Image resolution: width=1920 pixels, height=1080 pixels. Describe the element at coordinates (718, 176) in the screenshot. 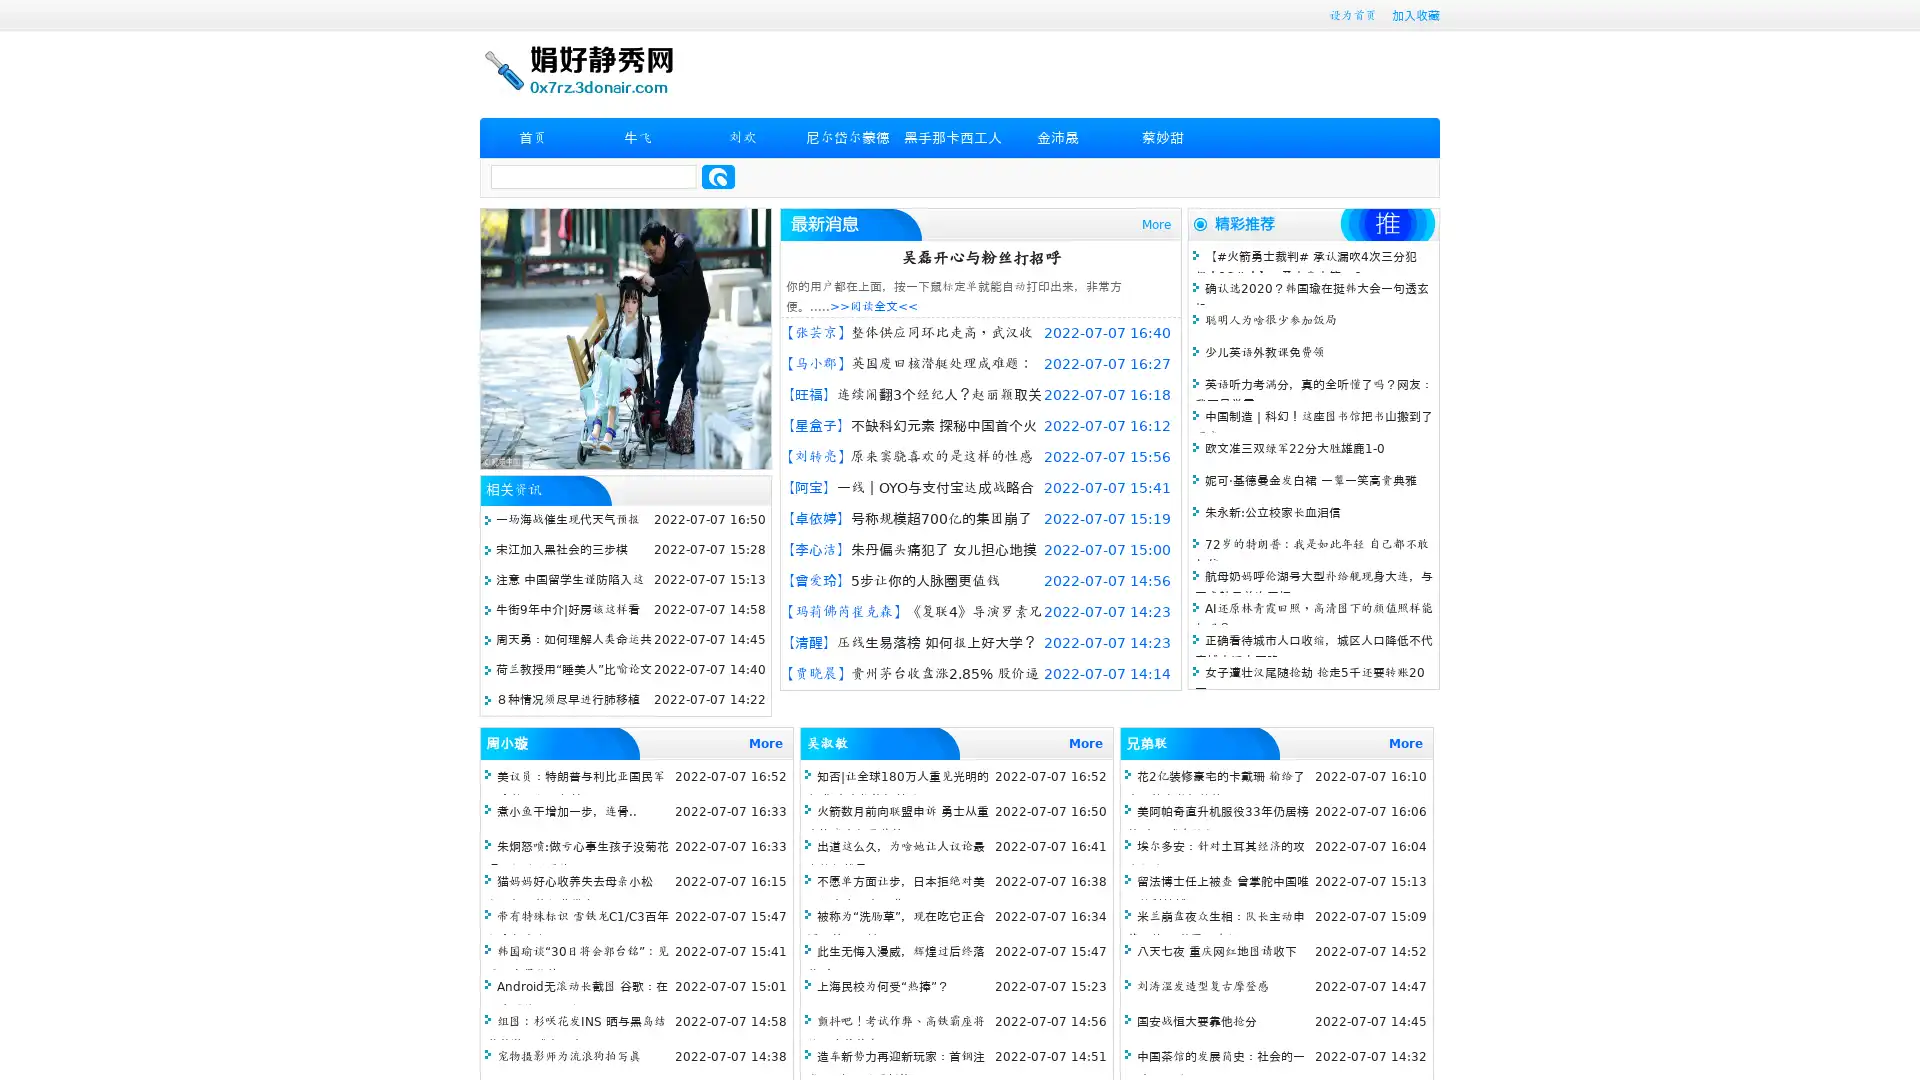

I see `Search` at that location.